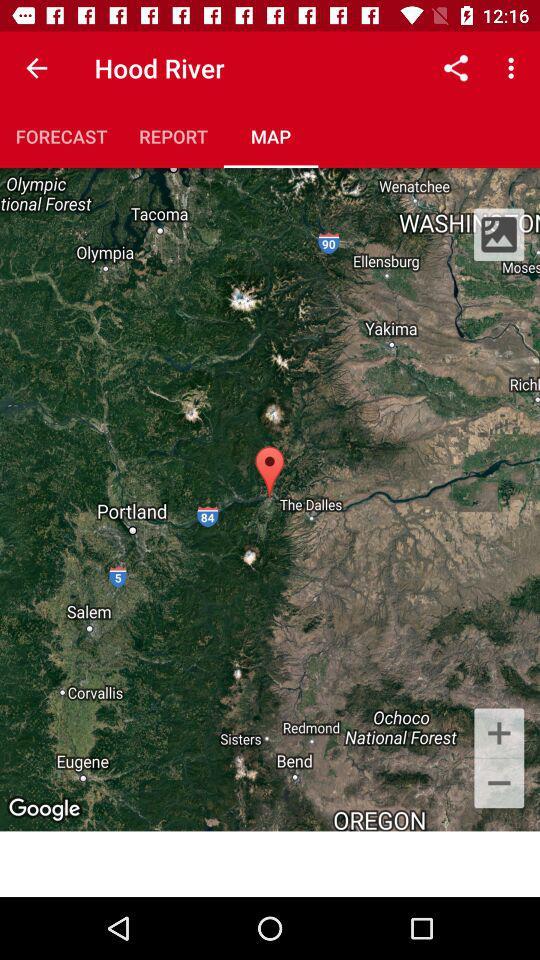 This screenshot has height=960, width=540. I want to click on zoom out button, so click(498, 784).